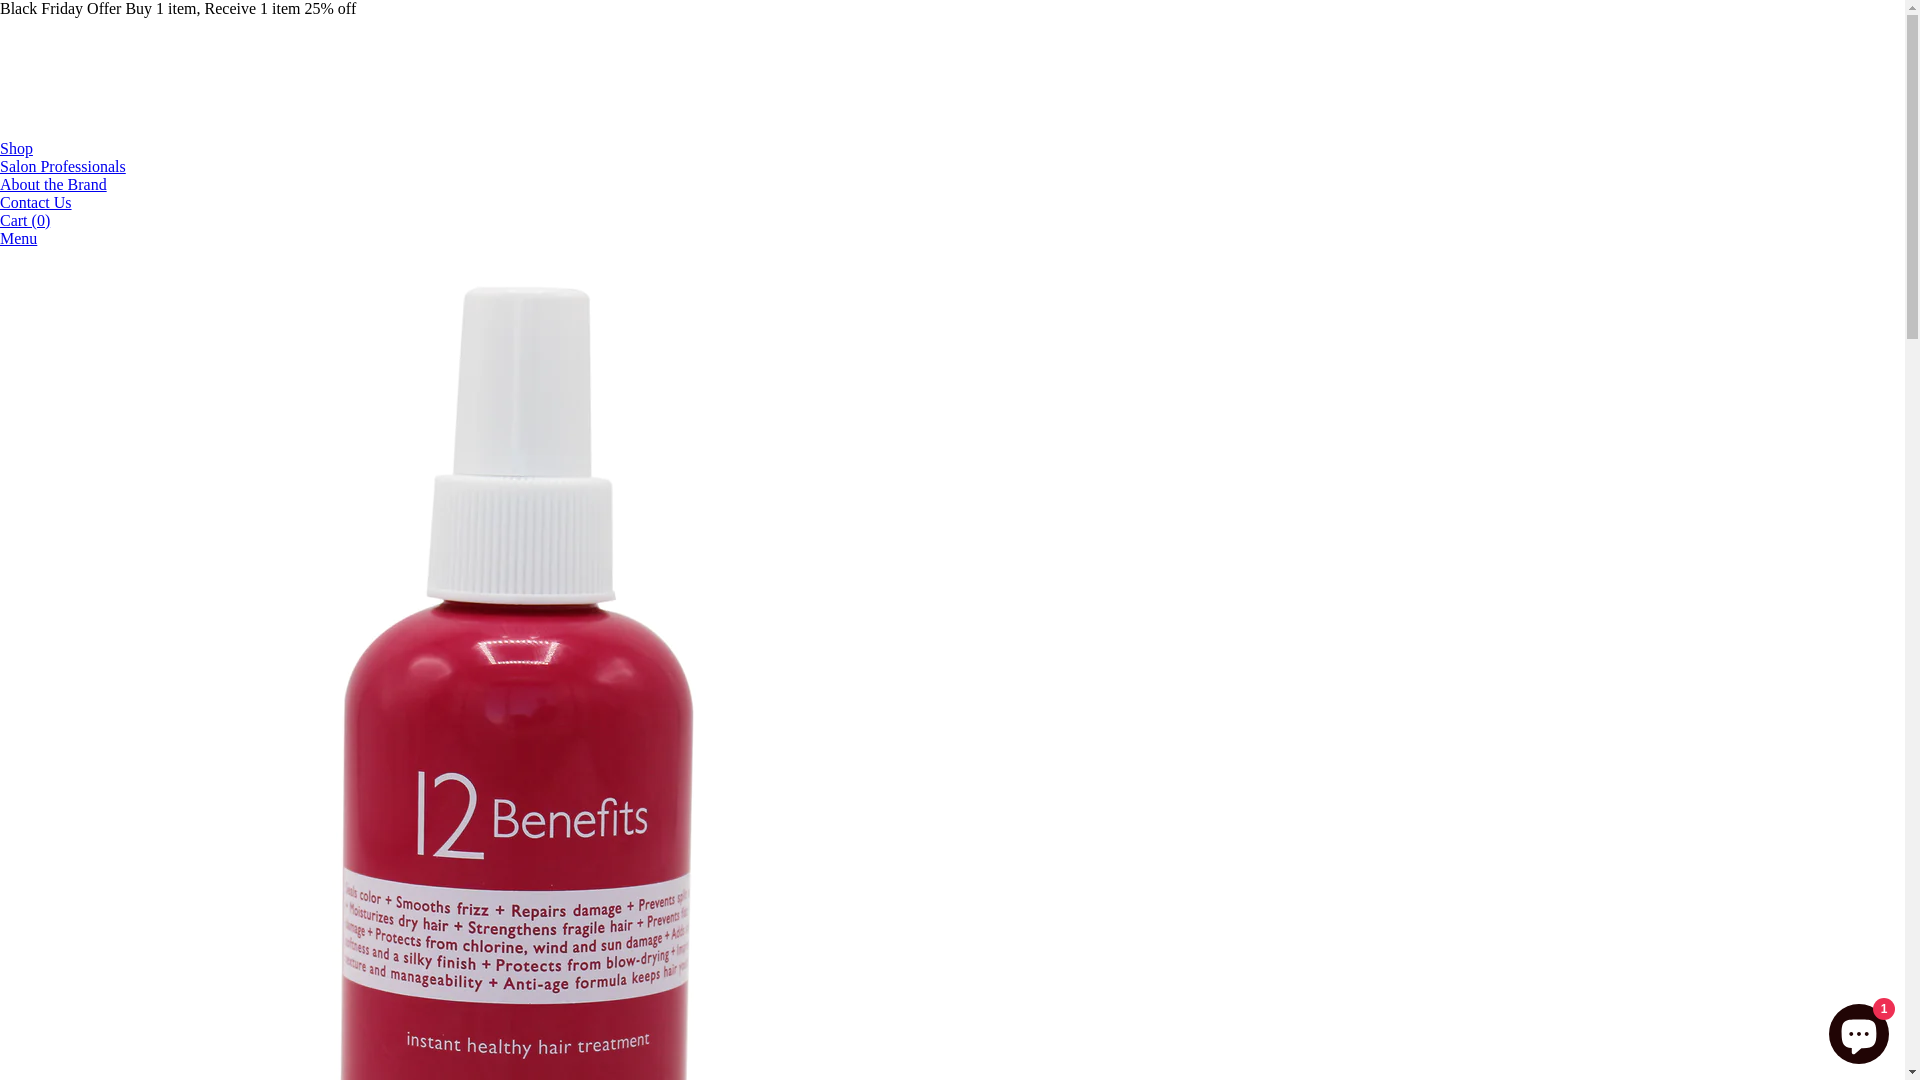 The width and height of the screenshot is (1920, 1080). What do you see at coordinates (35, 202) in the screenshot?
I see `'Contact Us'` at bounding box center [35, 202].